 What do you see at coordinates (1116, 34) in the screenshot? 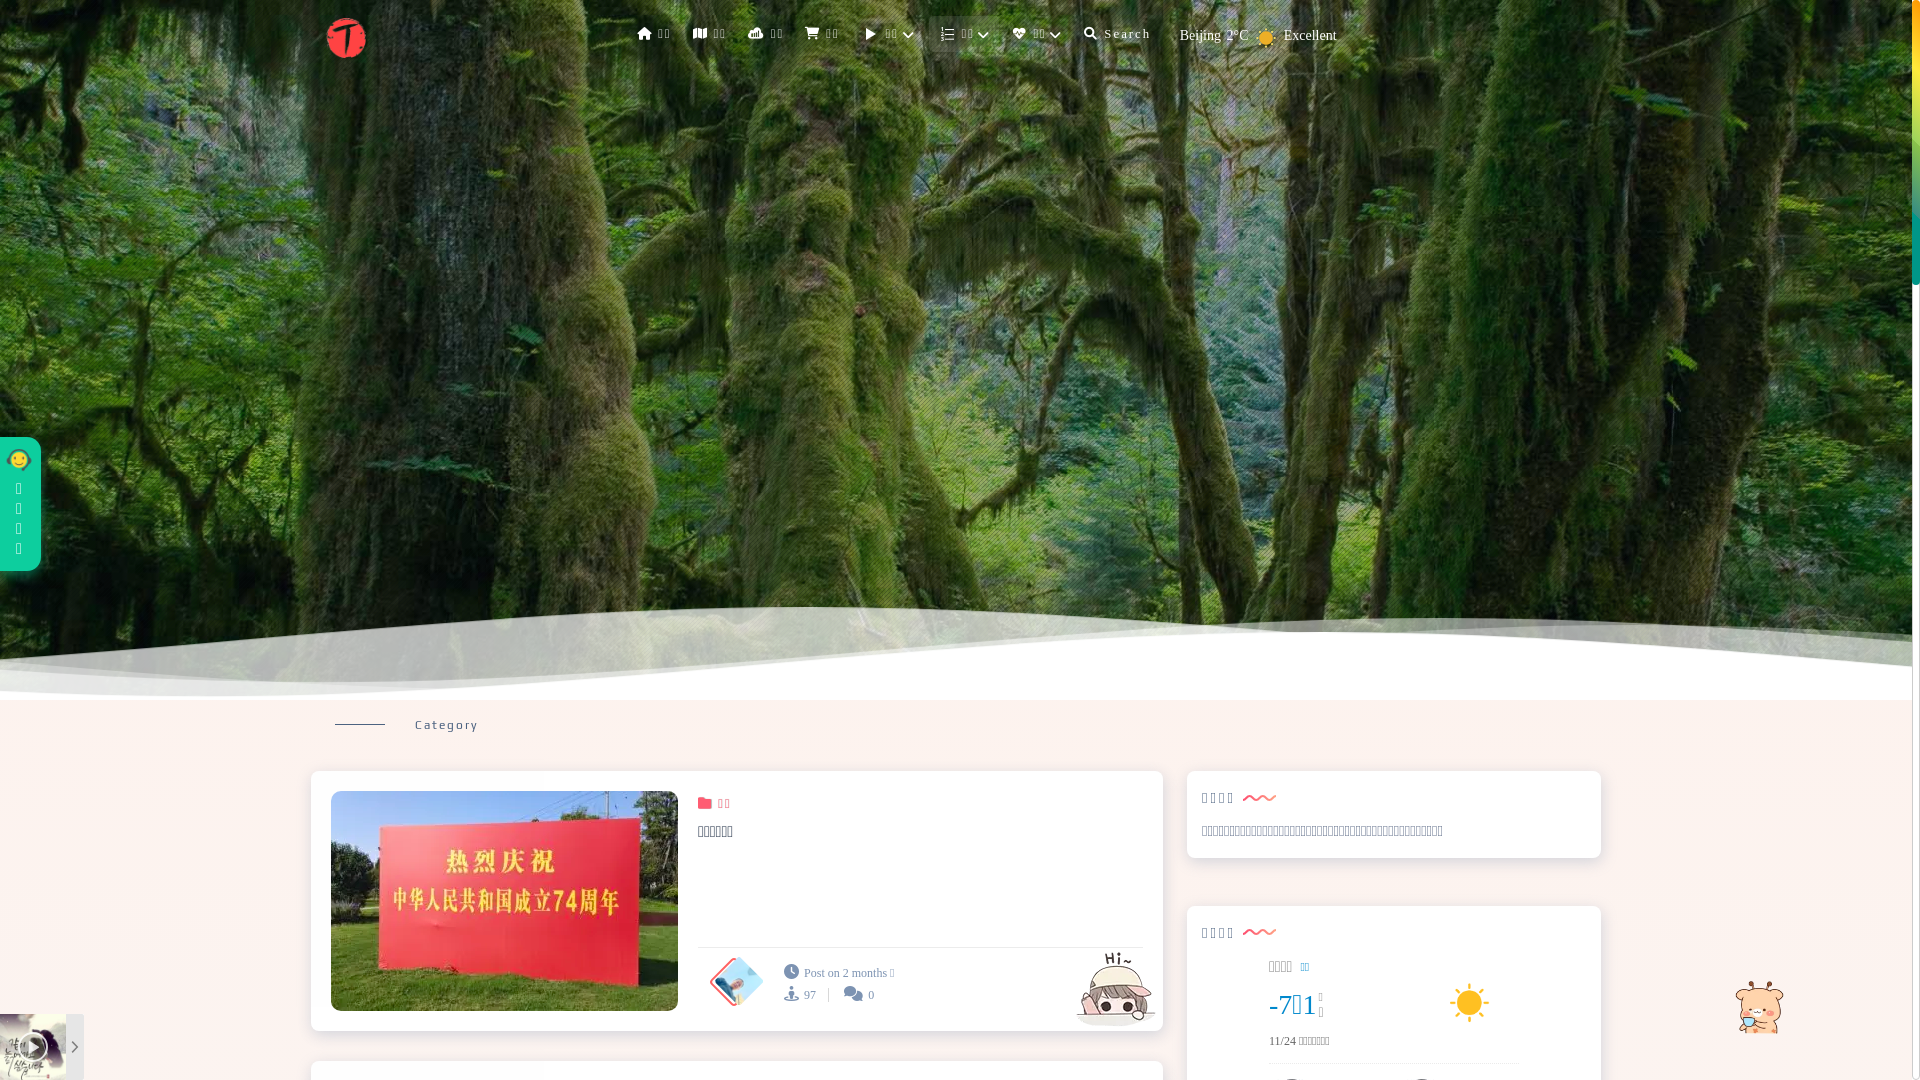
I see `'Search'` at bounding box center [1116, 34].